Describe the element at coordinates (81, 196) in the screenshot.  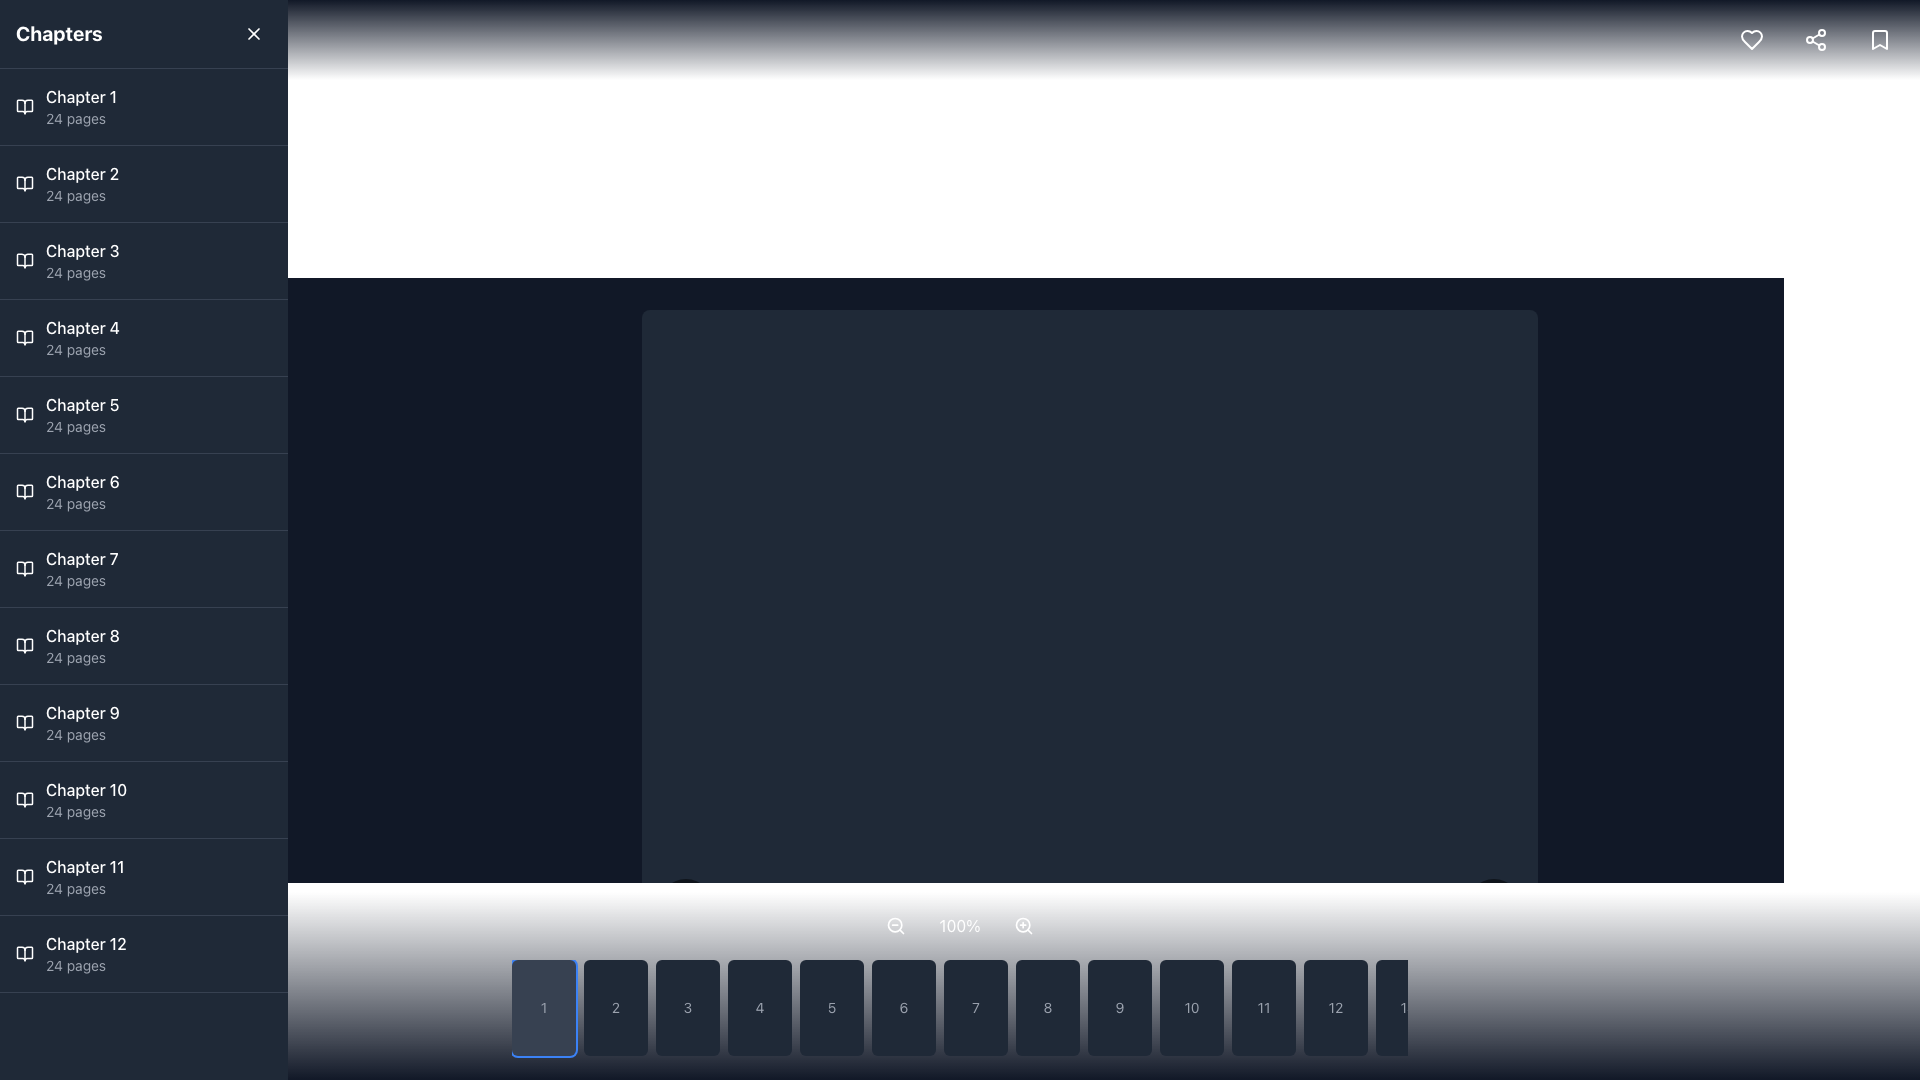
I see `the text label displaying '24 pages' located below 'Chapter 2' to retrieve tooltip information, if available` at that location.